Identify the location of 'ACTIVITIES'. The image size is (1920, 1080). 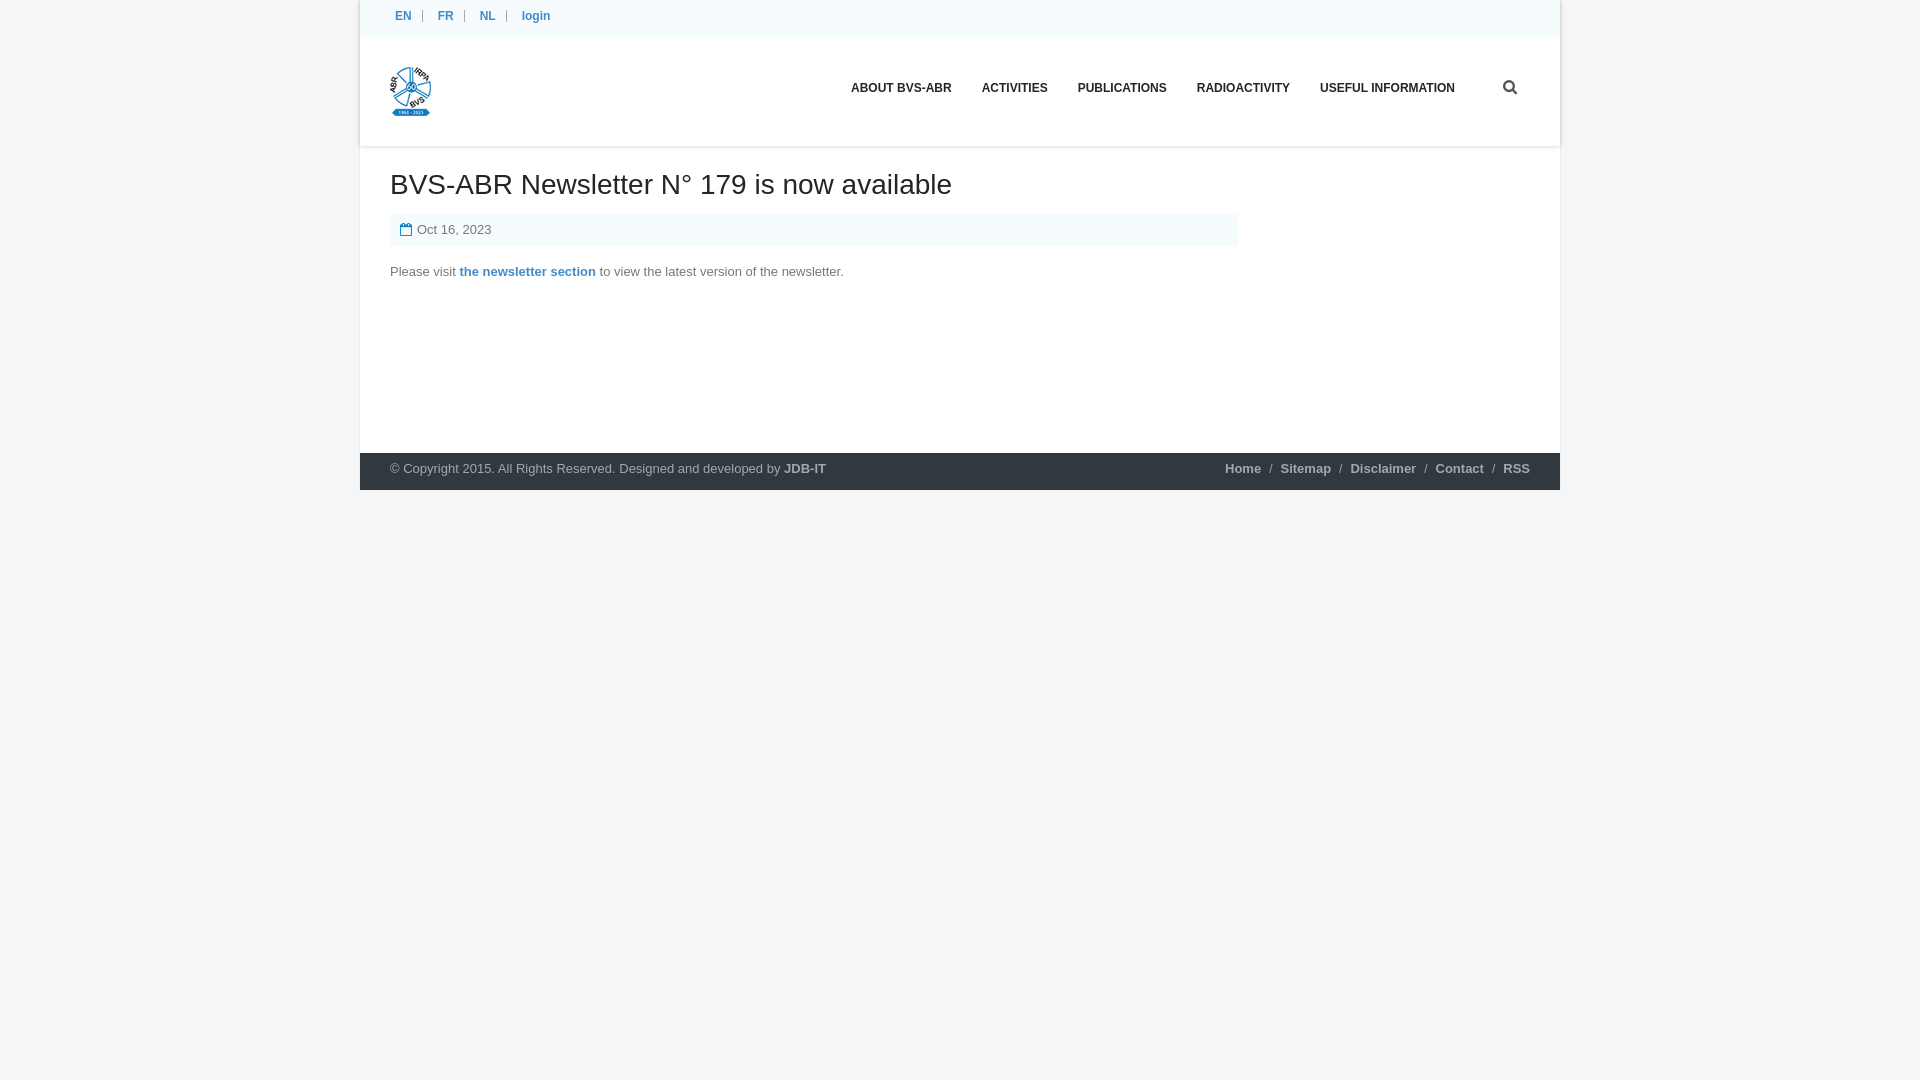
(1014, 86).